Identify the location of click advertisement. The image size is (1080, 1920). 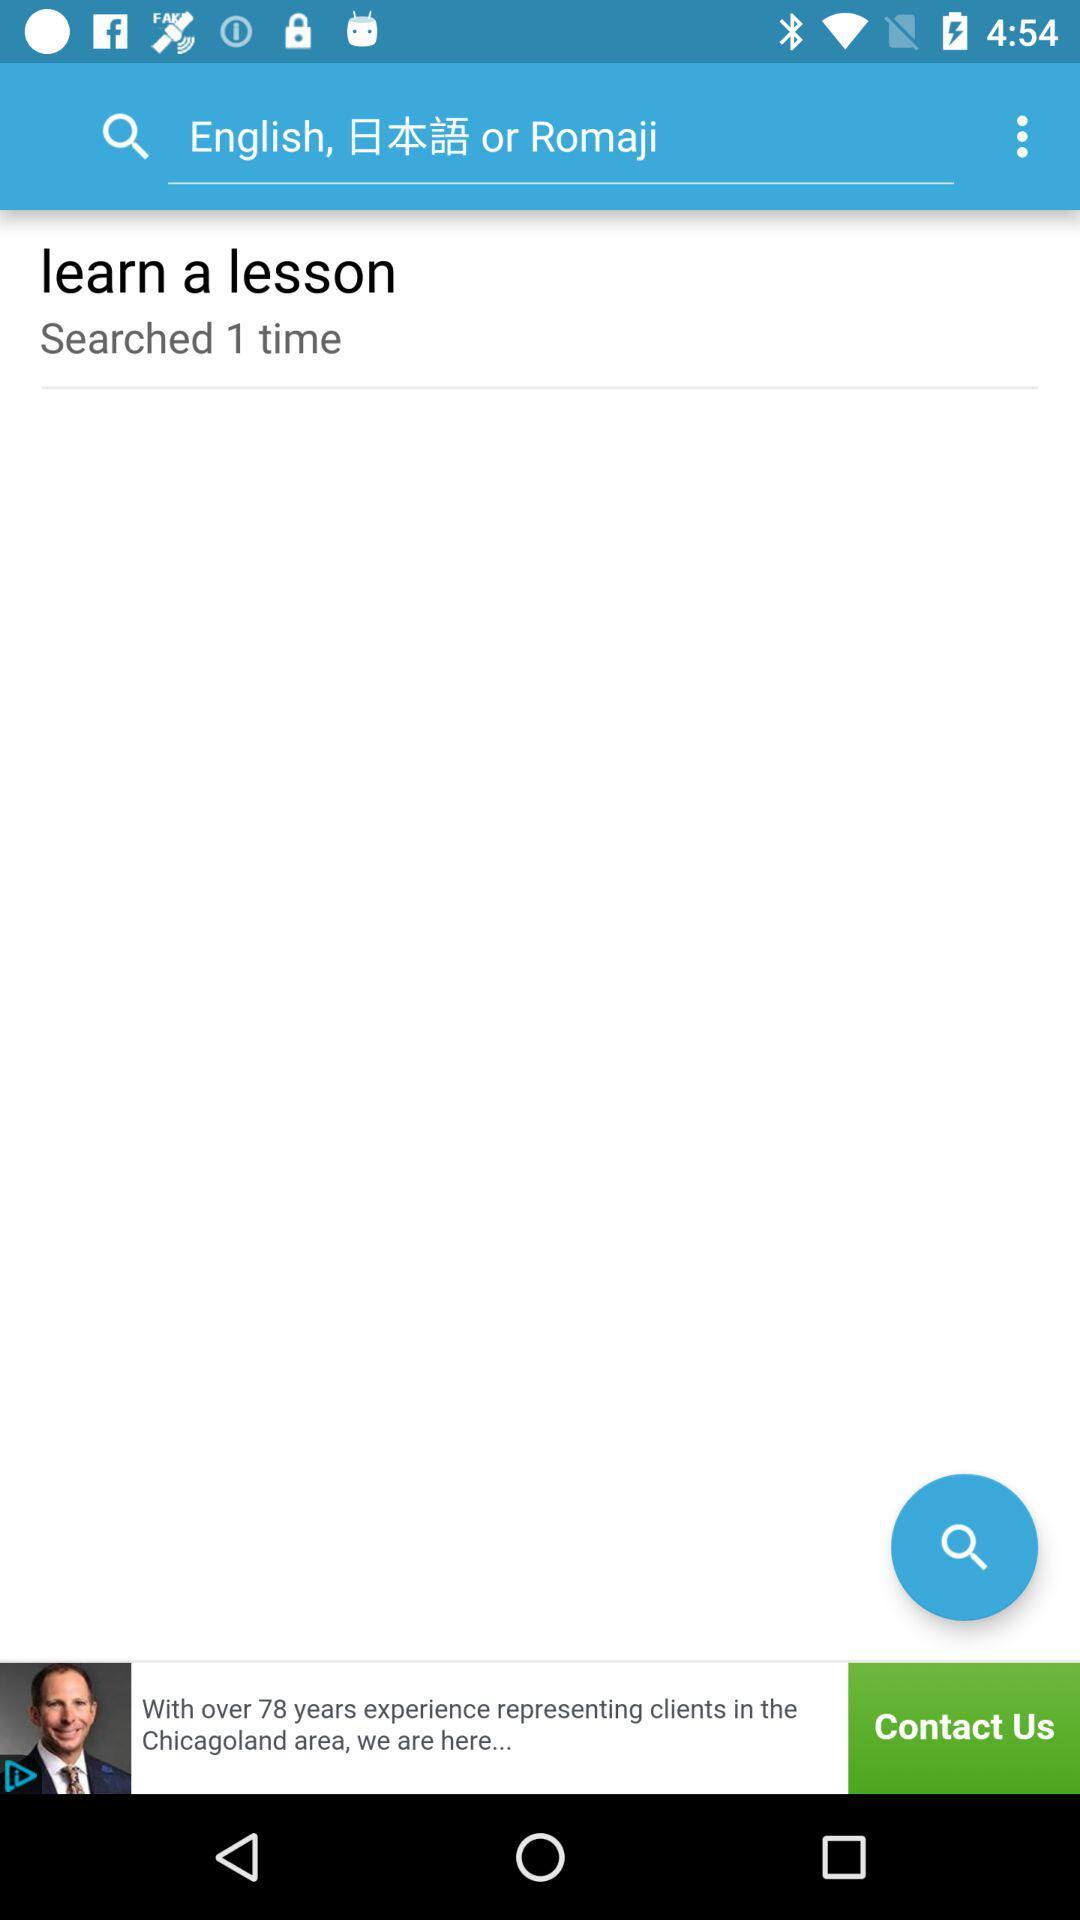
(540, 1727).